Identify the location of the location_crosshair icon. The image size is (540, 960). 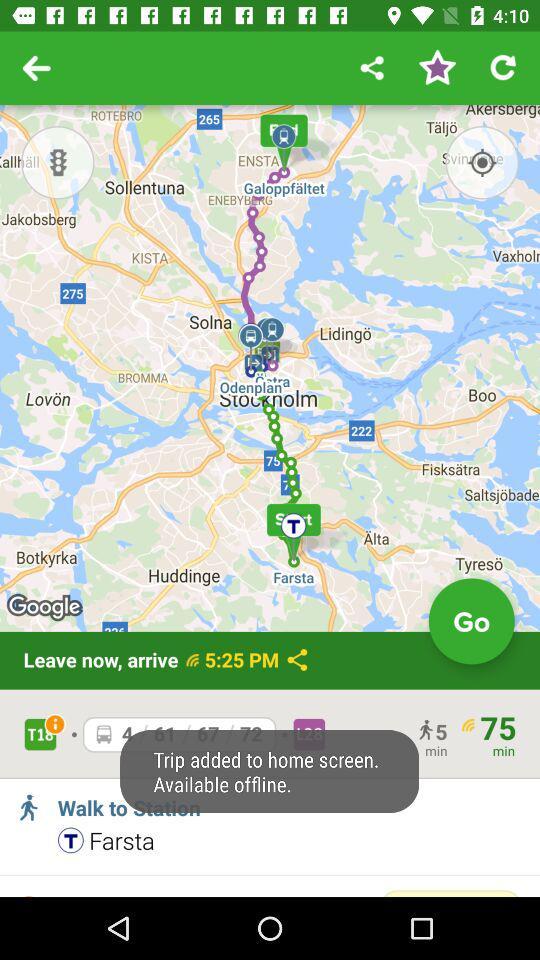
(481, 161).